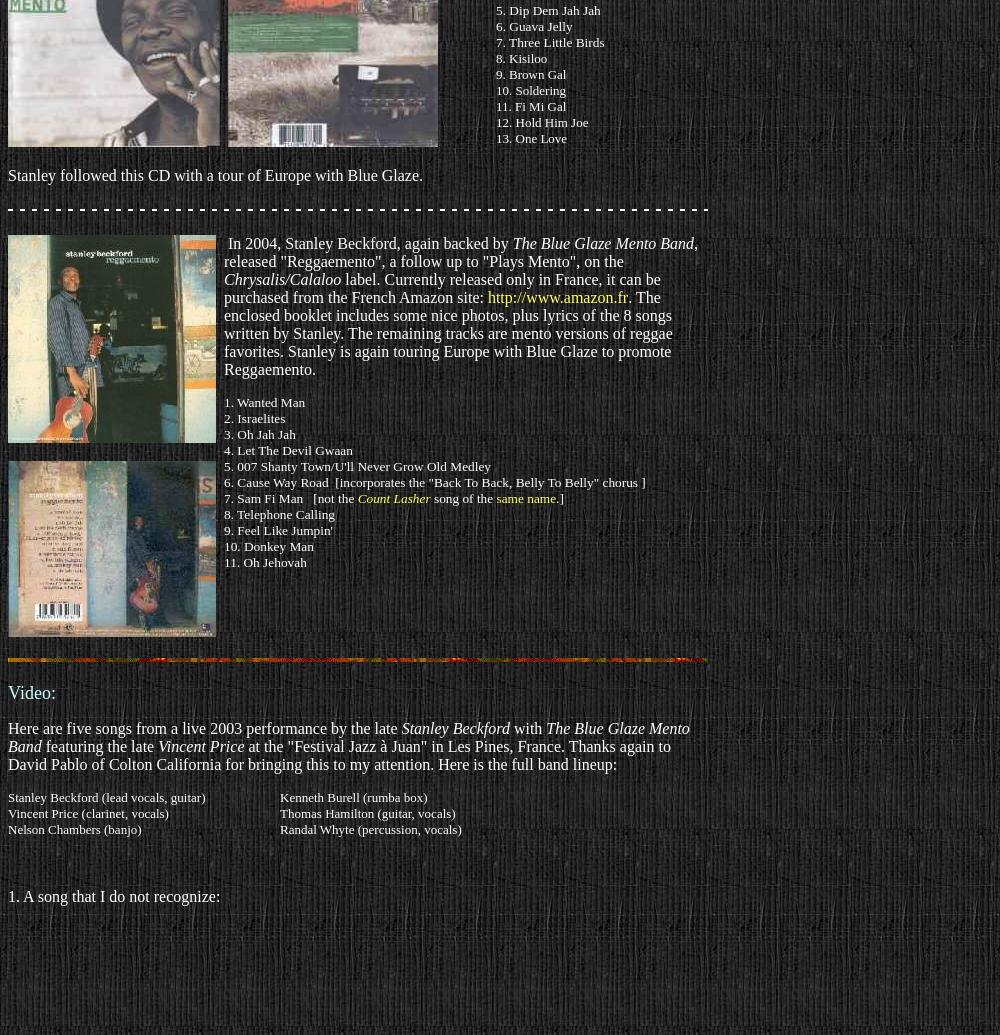 Image resolution: width=1000 pixels, height=1035 pixels. Describe the element at coordinates (8, 812) in the screenshot. I see `'Vincent Price (clarinet, vocals)'` at that location.